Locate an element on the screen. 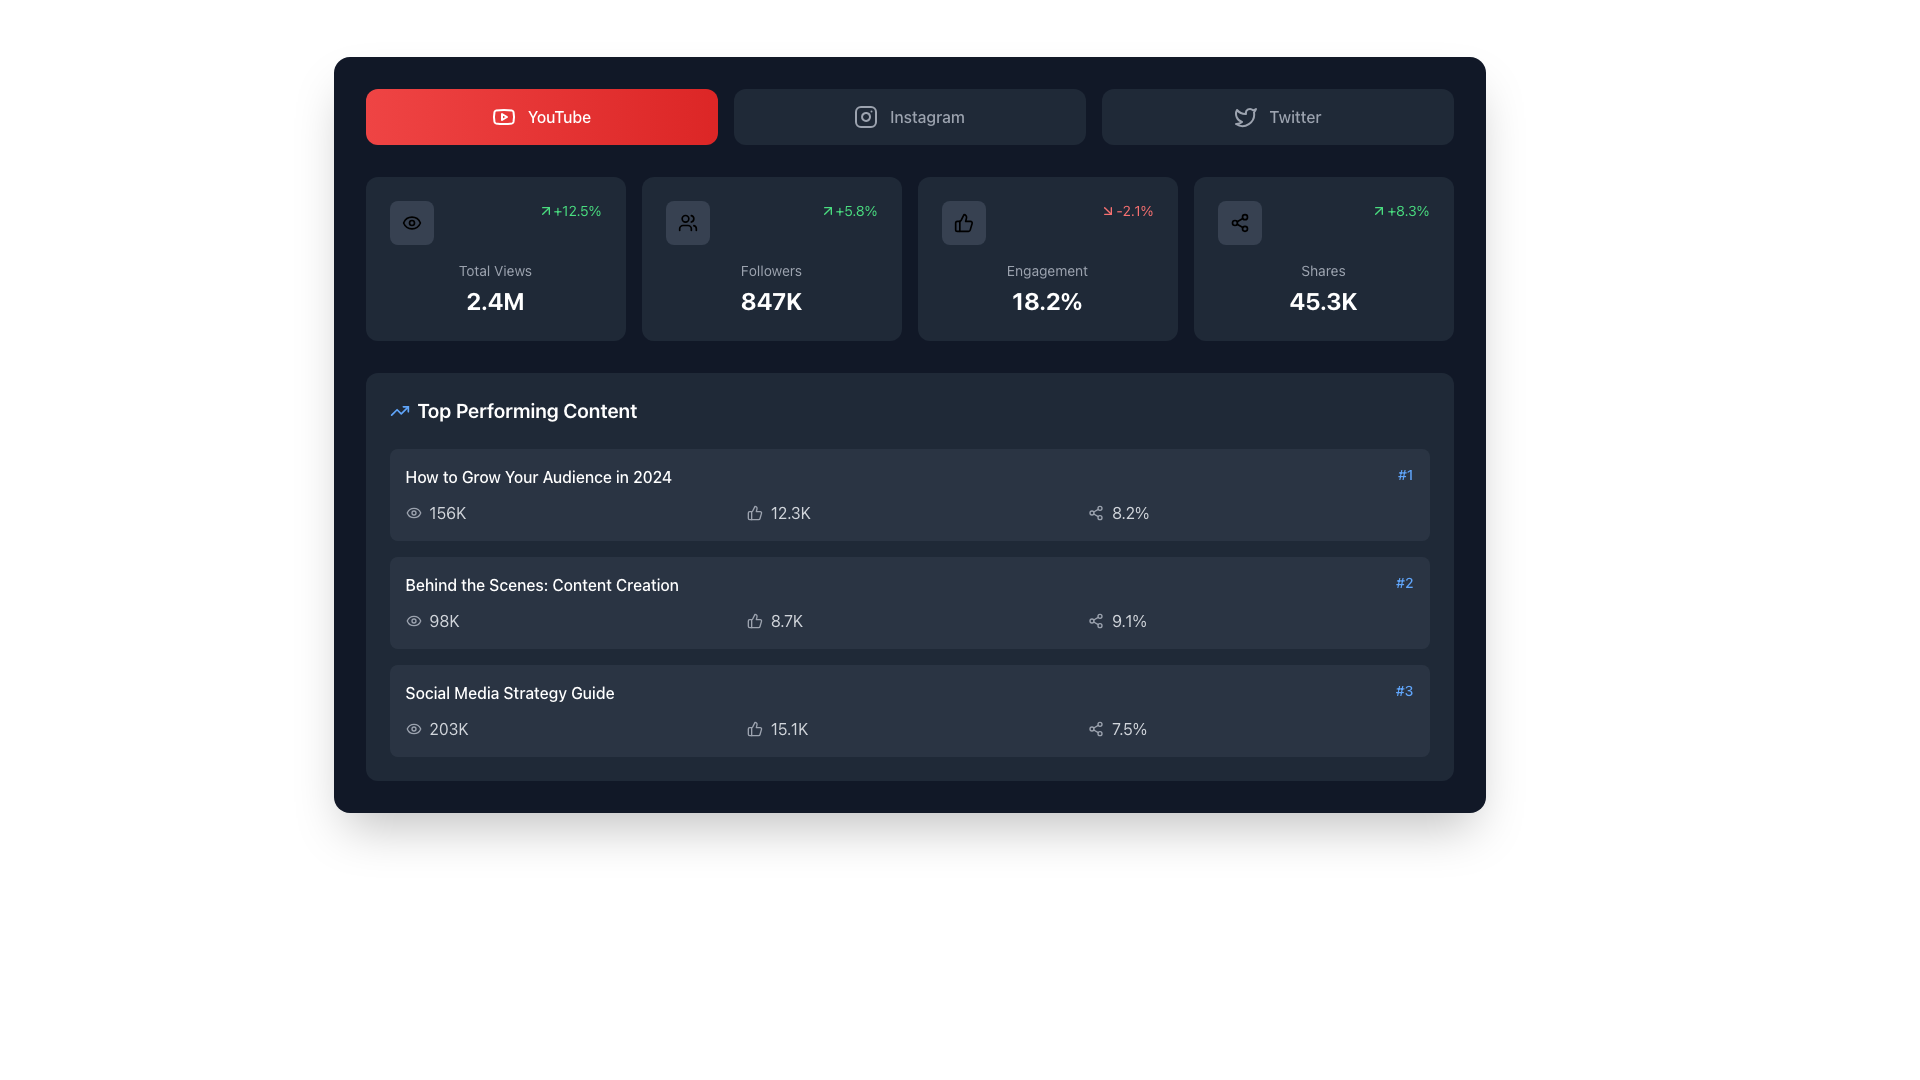 This screenshot has width=1920, height=1080. the 'YouTube' icon located at the top left within the horizontal list of social media buttons is located at coordinates (503, 116).